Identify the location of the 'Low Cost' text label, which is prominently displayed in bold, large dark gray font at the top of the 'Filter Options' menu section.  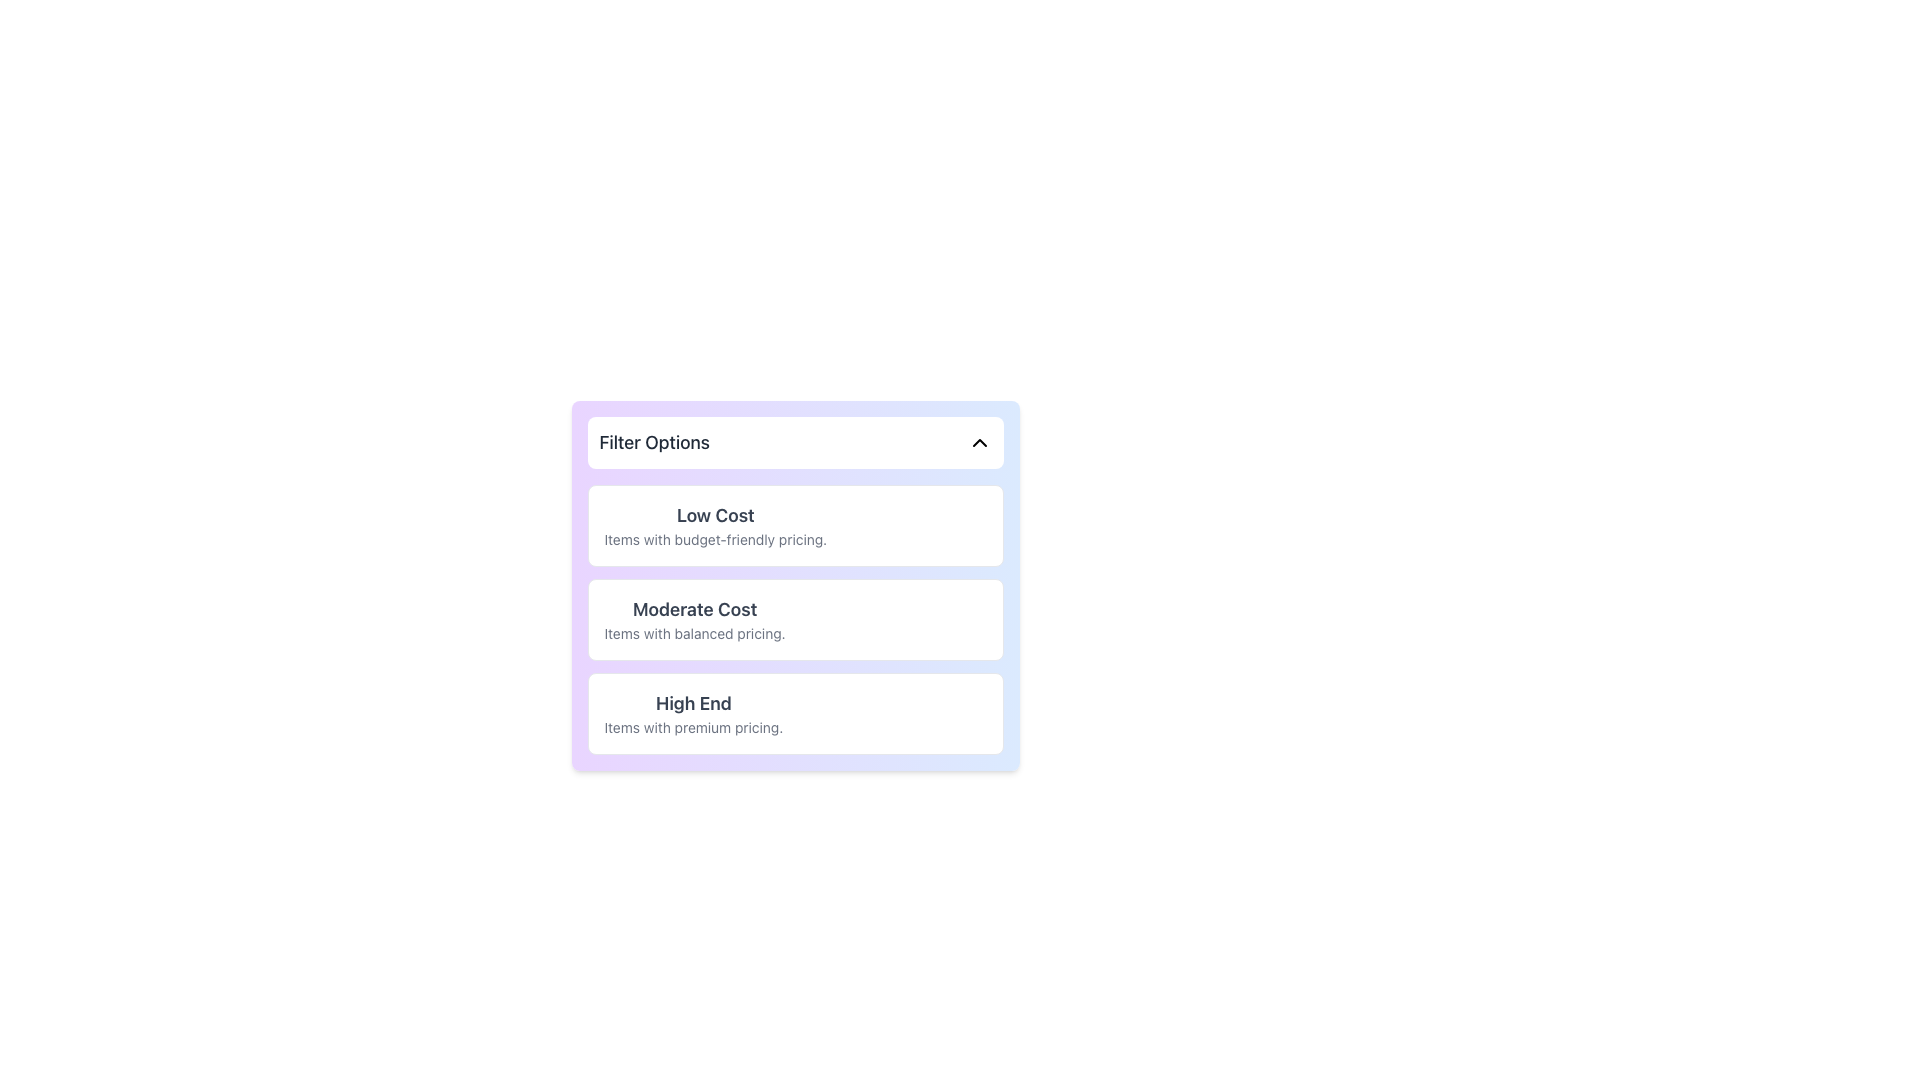
(715, 515).